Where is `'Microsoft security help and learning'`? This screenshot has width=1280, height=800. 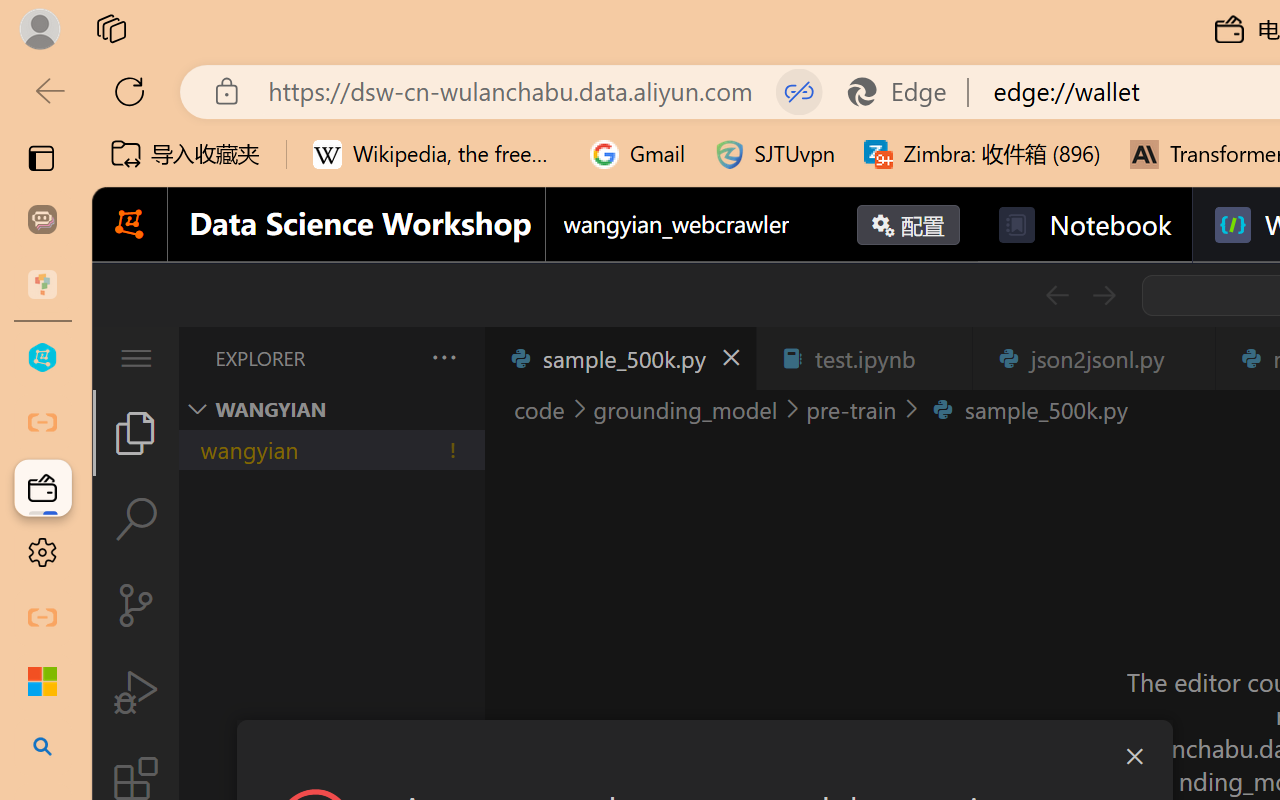 'Microsoft security help and learning' is located at coordinates (42, 682).